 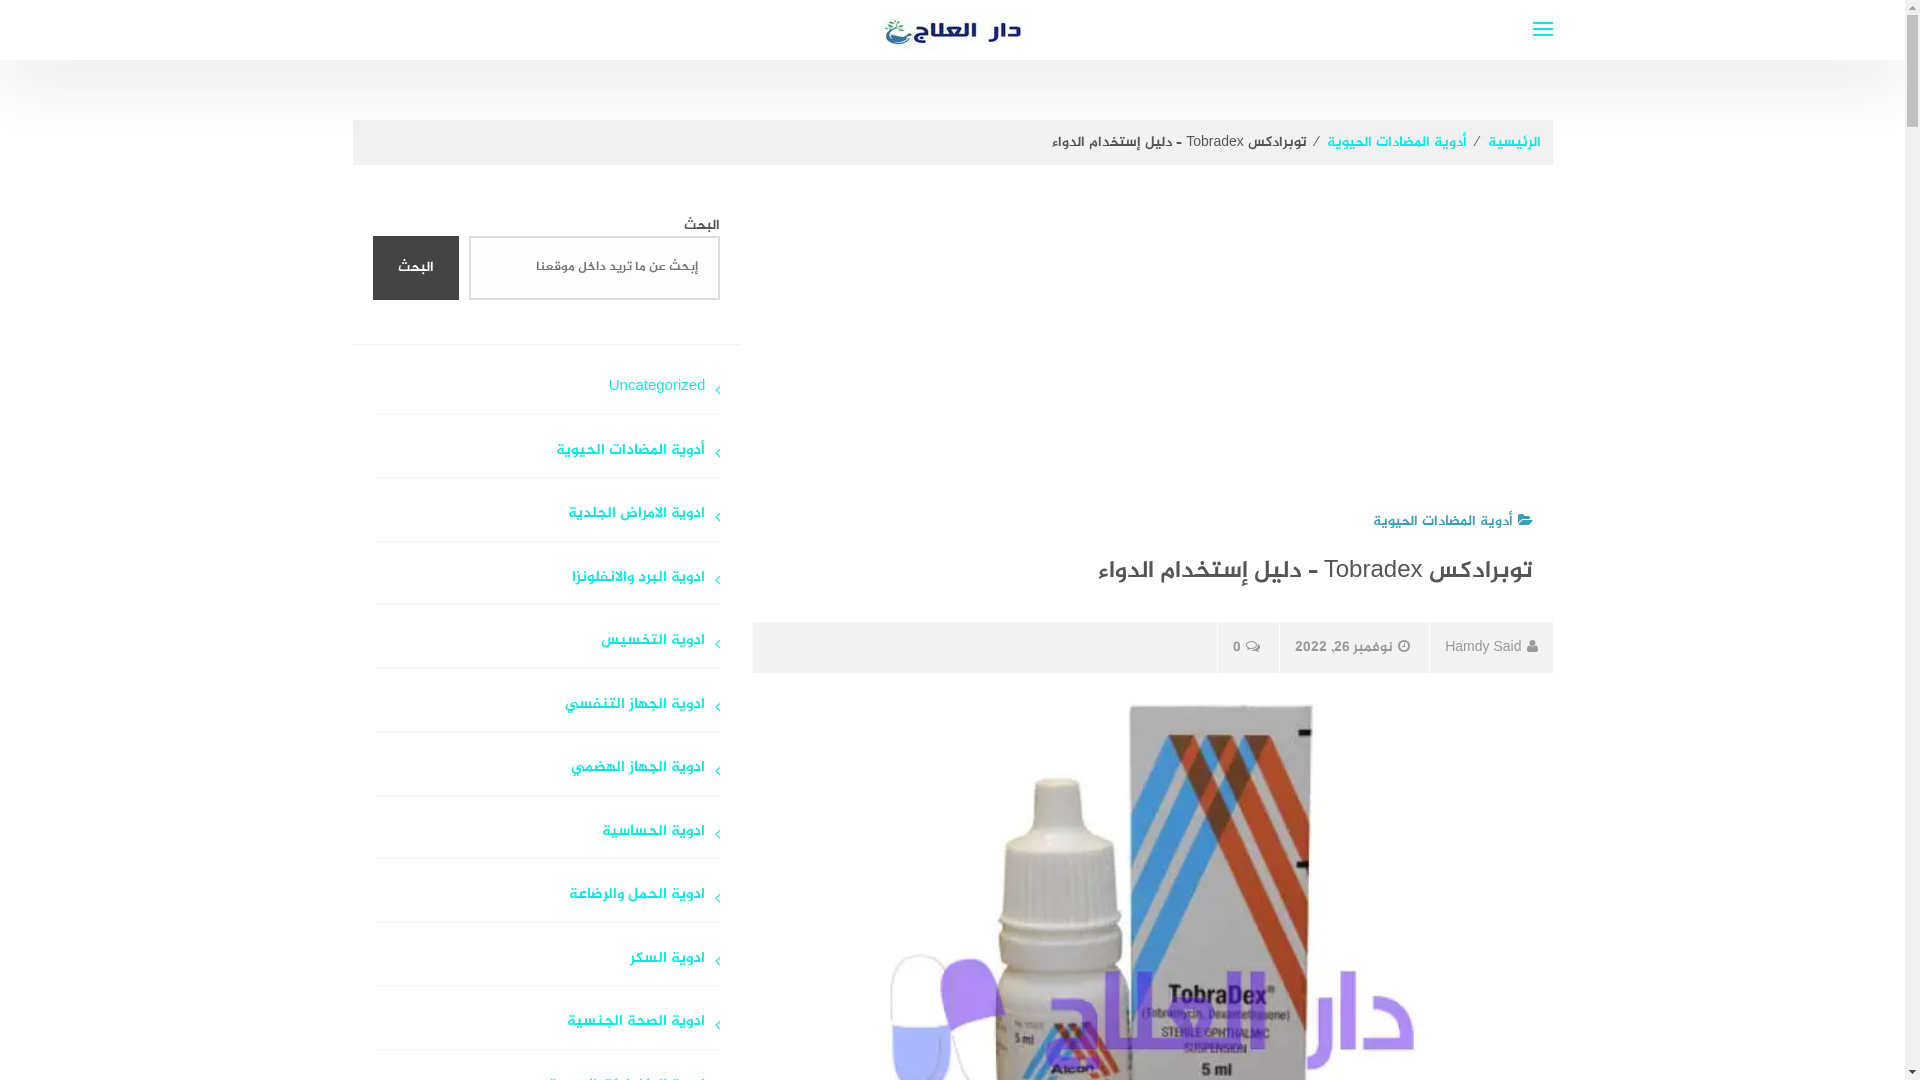 What do you see at coordinates (1245, 647) in the screenshot?
I see `'0'` at bounding box center [1245, 647].